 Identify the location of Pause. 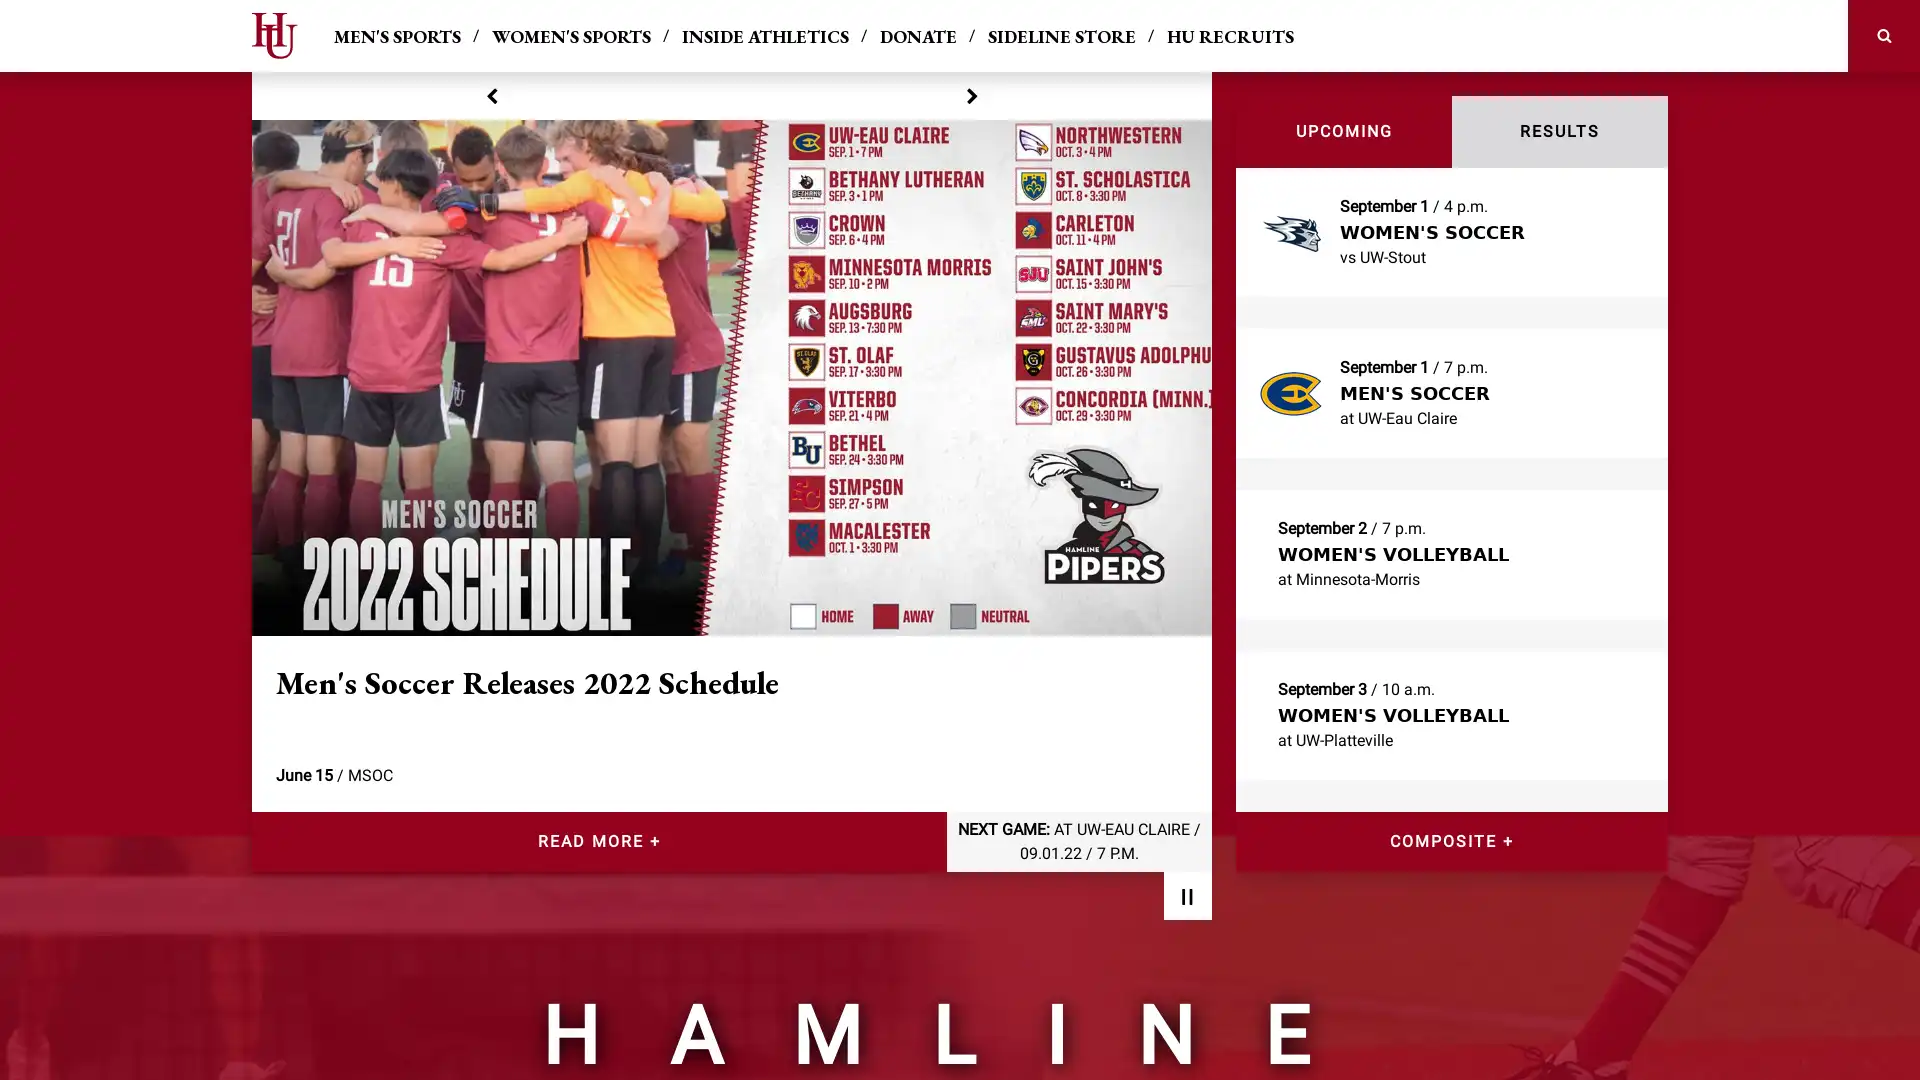
(1187, 786).